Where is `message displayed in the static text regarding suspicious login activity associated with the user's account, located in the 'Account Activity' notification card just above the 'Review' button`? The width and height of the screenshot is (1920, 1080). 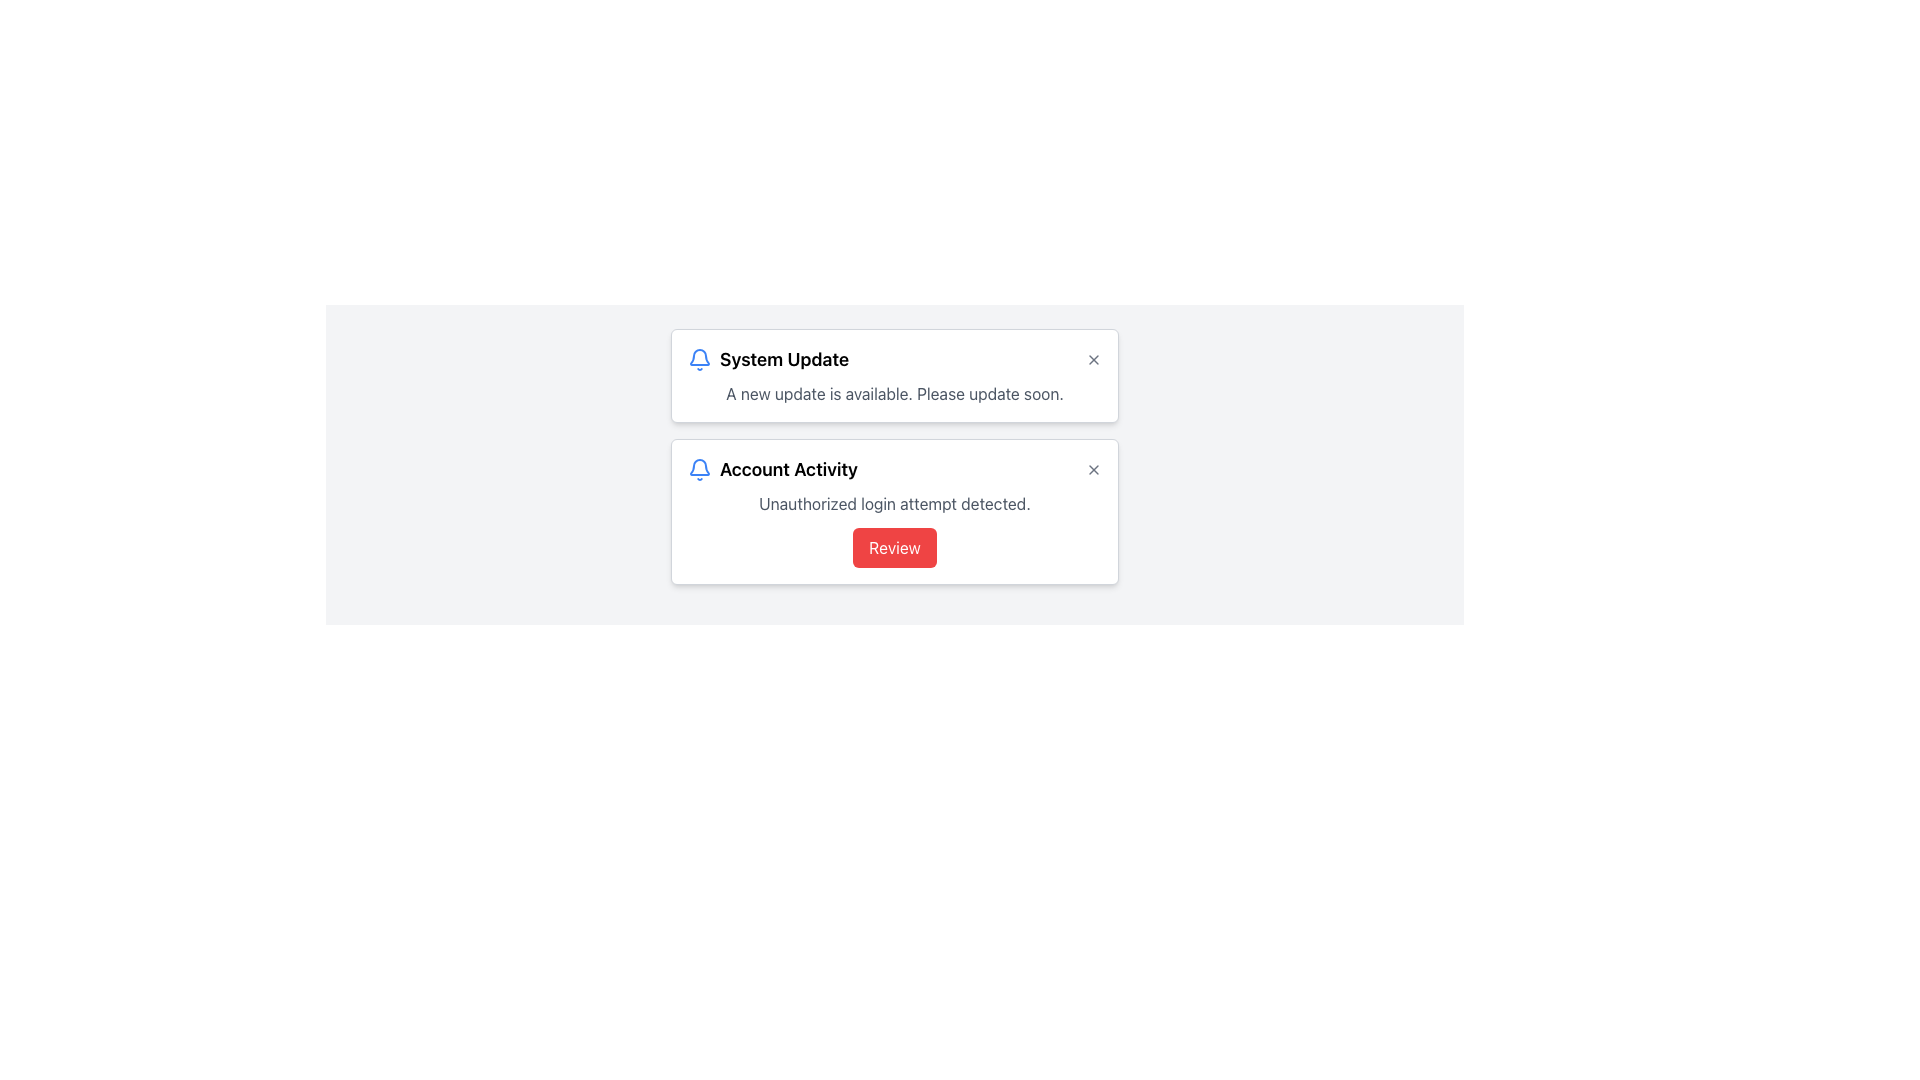
message displayed in the static text regarding suspicious login activity associated with the user's account, located in the 'Account Activity' notification card just above the 'Review' button is located at coordinates (893, 503).